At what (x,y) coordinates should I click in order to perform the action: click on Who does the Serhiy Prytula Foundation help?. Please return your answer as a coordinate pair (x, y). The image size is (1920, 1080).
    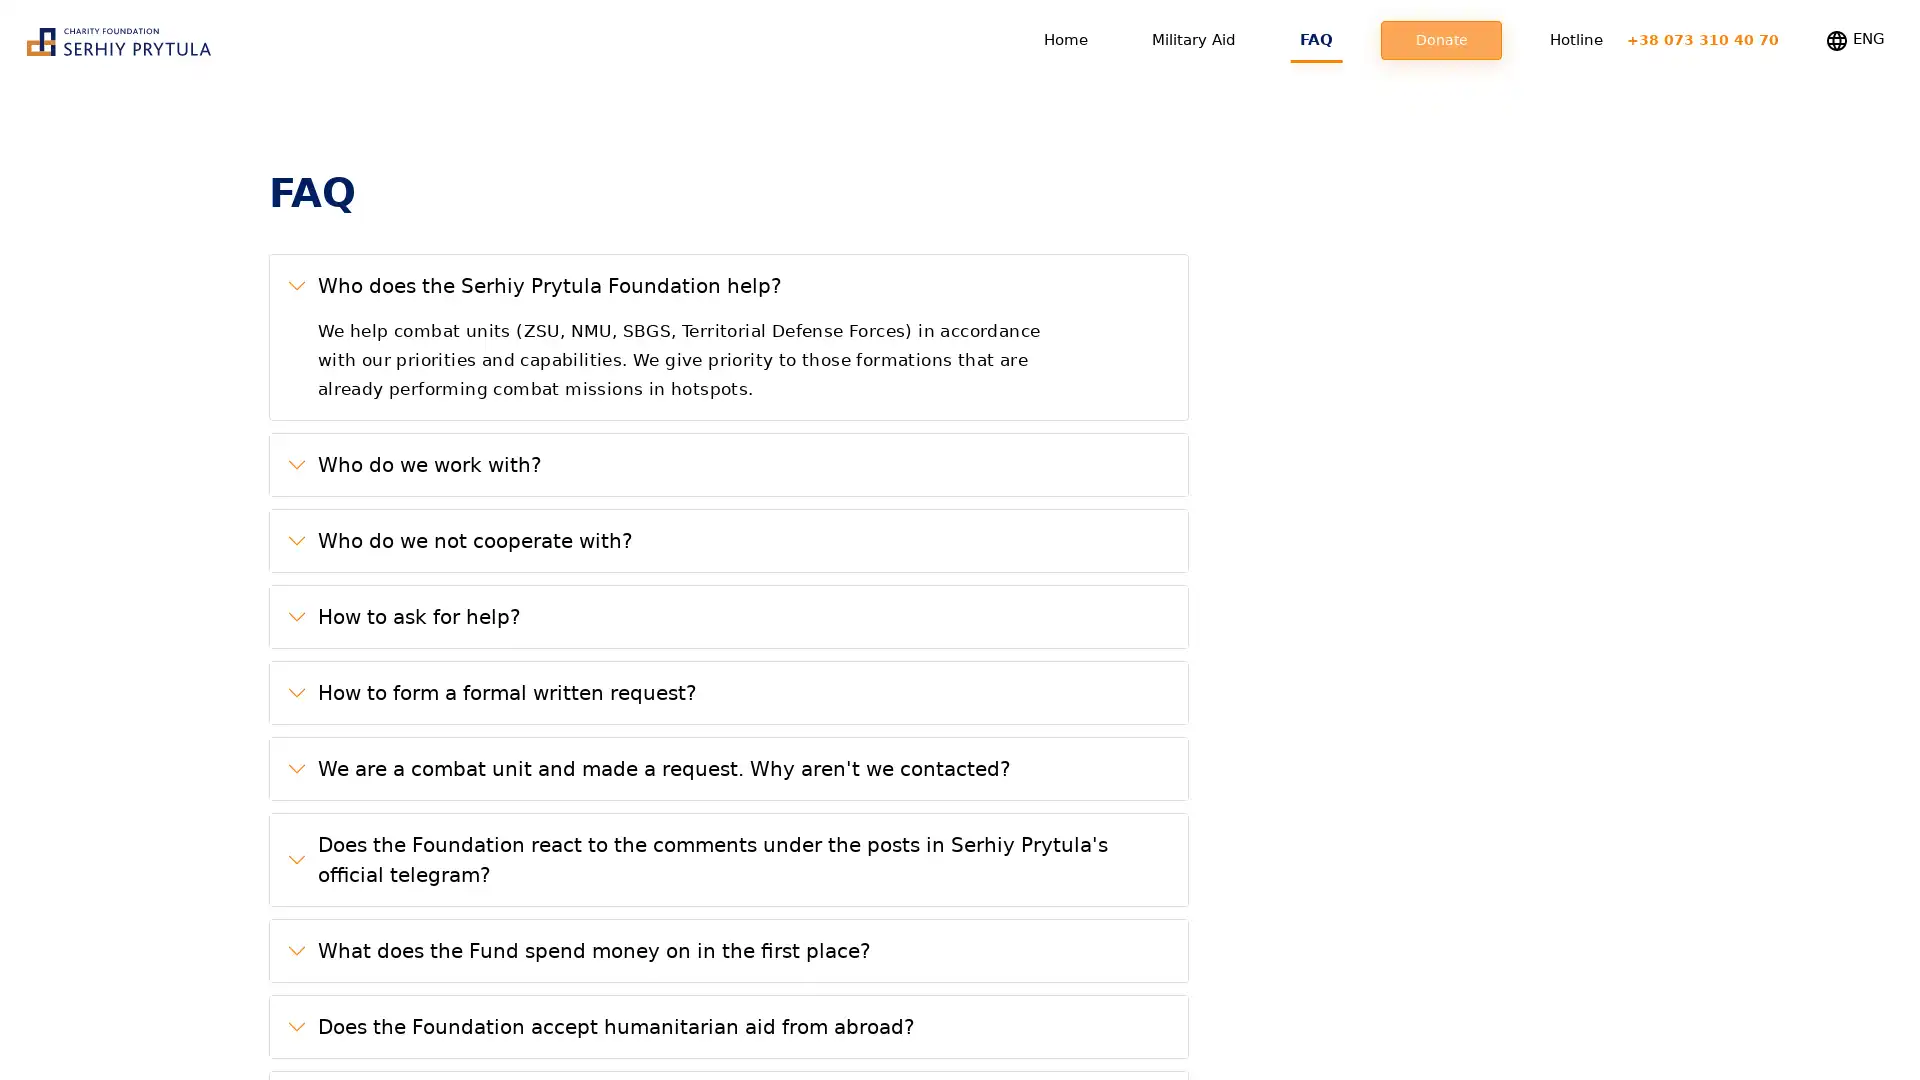
    Looking at the image, I should click on (727, 285).